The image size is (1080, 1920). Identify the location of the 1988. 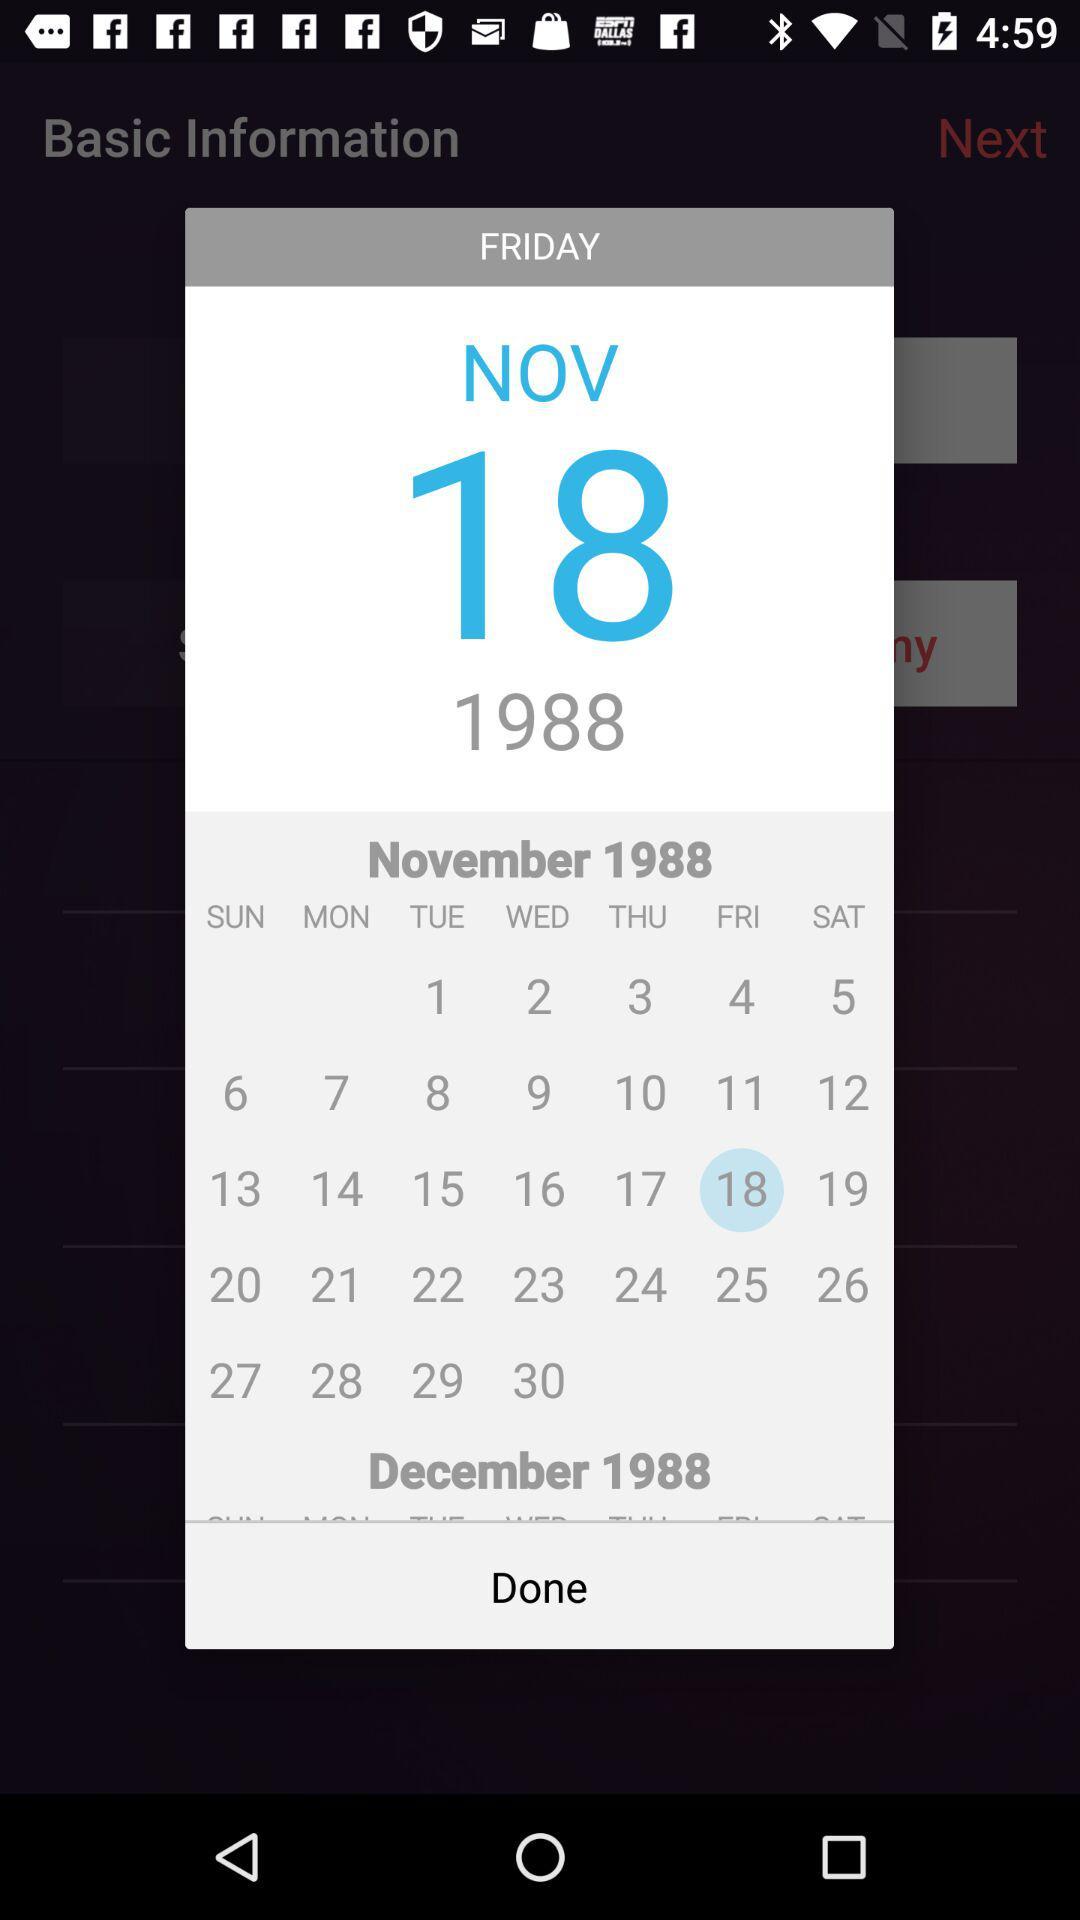
(538, 722).